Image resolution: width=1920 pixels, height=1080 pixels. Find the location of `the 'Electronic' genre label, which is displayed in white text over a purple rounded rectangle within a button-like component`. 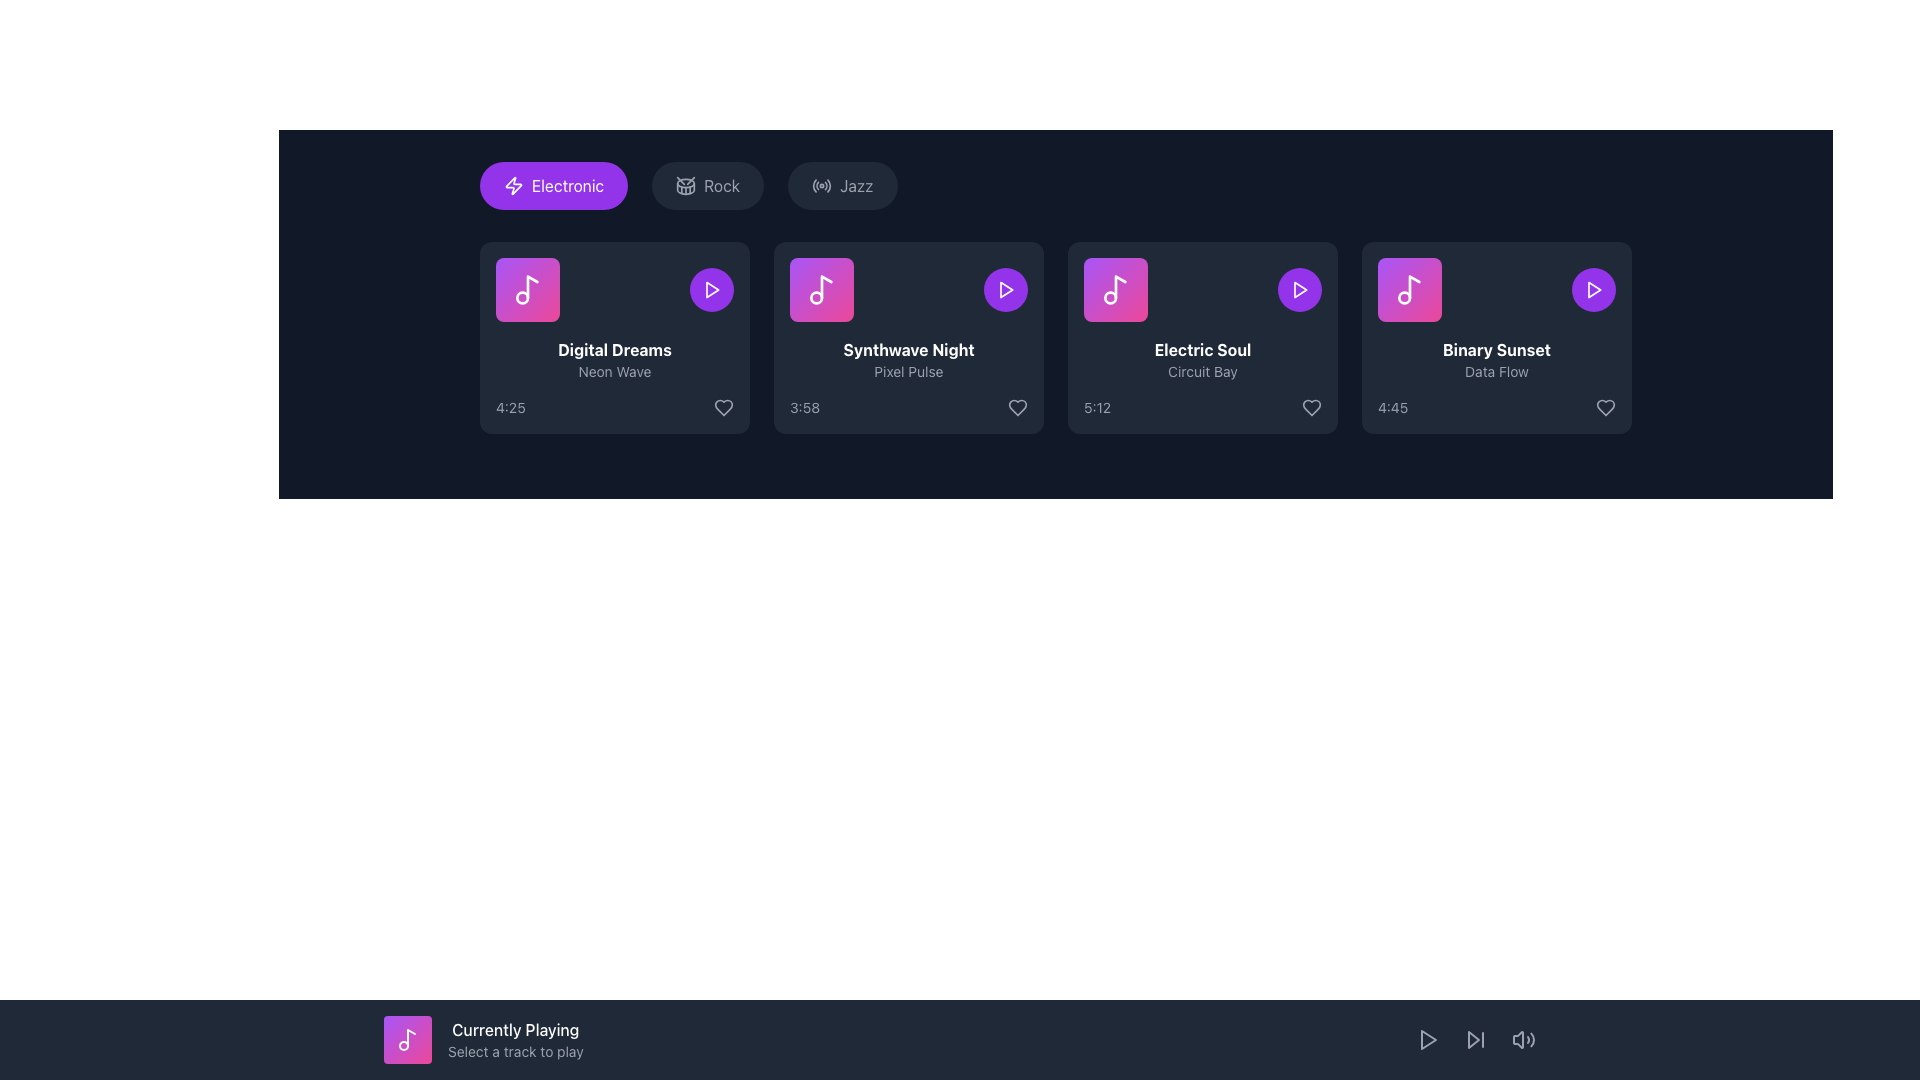

the 'Electronic' genre label, which is displayed in white text over a purple rounded rectangle within a button-like component is located at coordinates (566, 185).